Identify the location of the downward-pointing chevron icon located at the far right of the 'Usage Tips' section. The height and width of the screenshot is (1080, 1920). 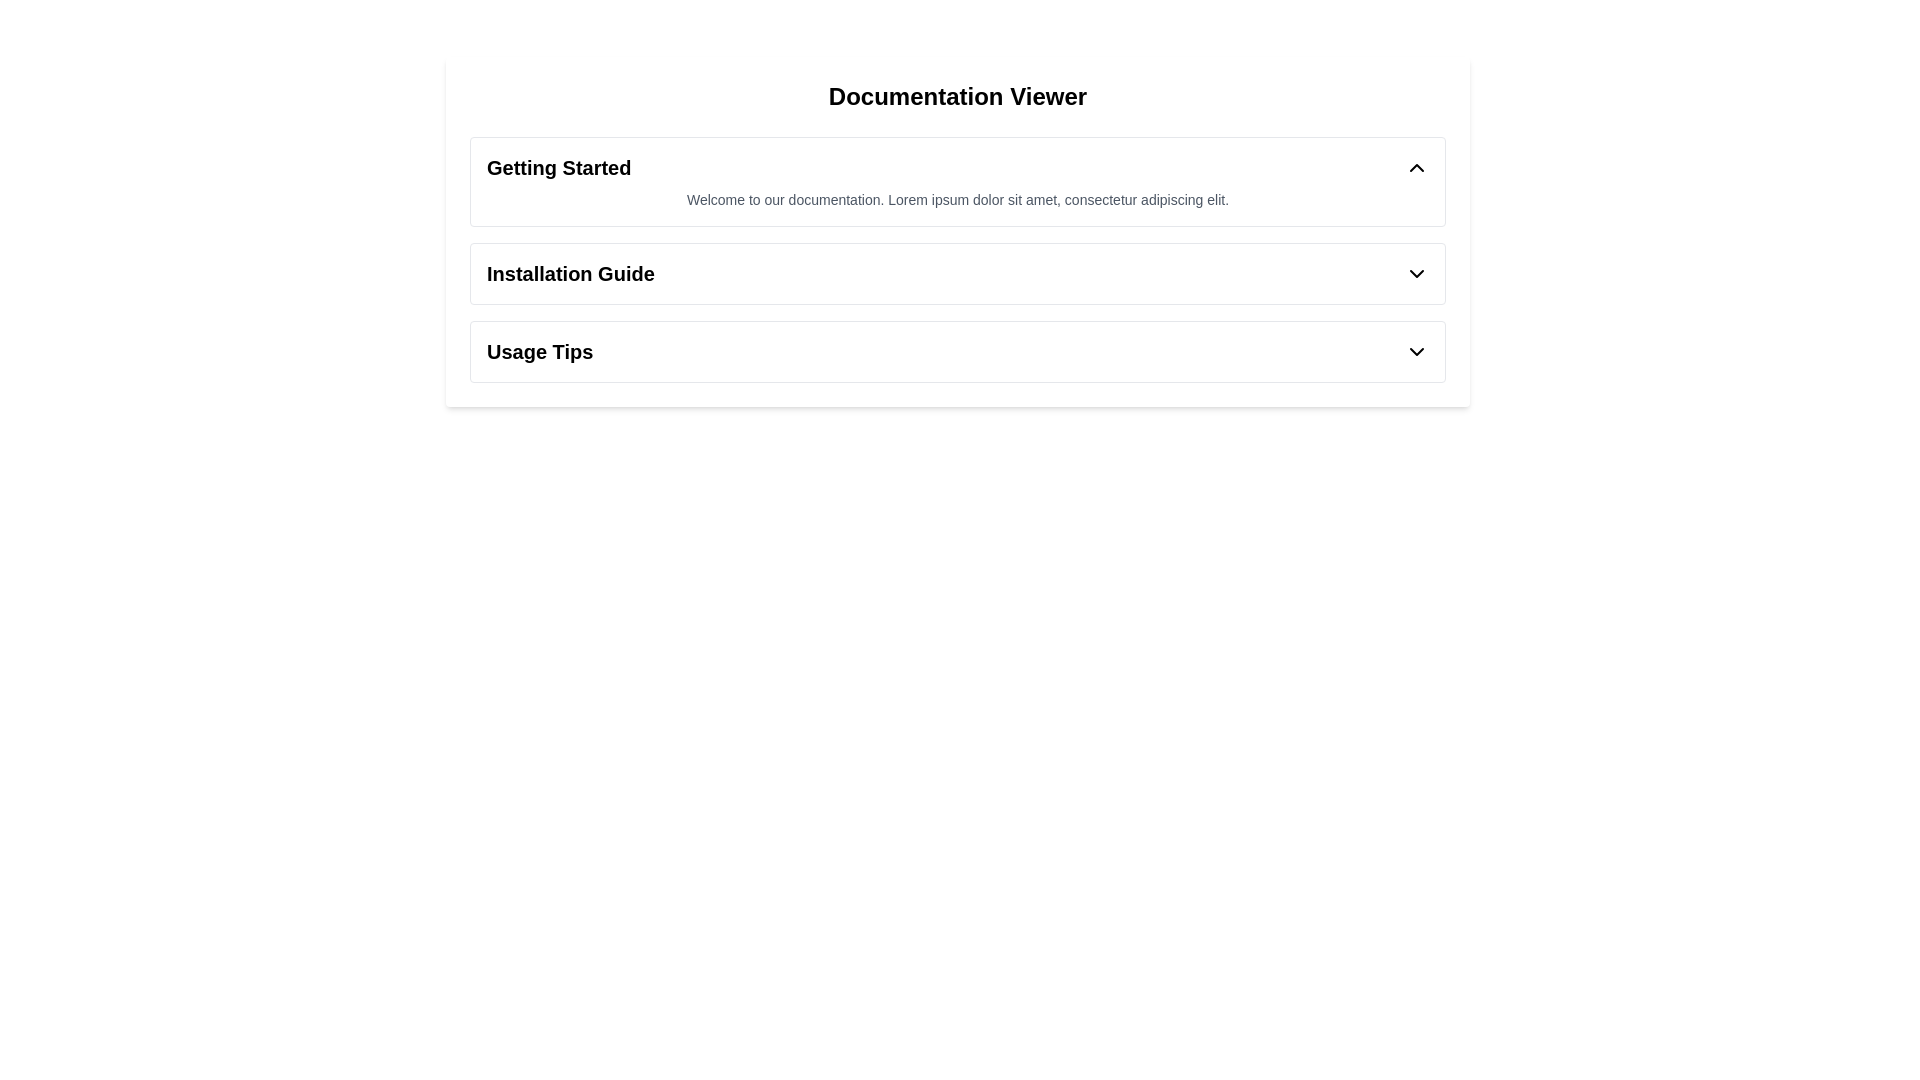
(1415, 350).